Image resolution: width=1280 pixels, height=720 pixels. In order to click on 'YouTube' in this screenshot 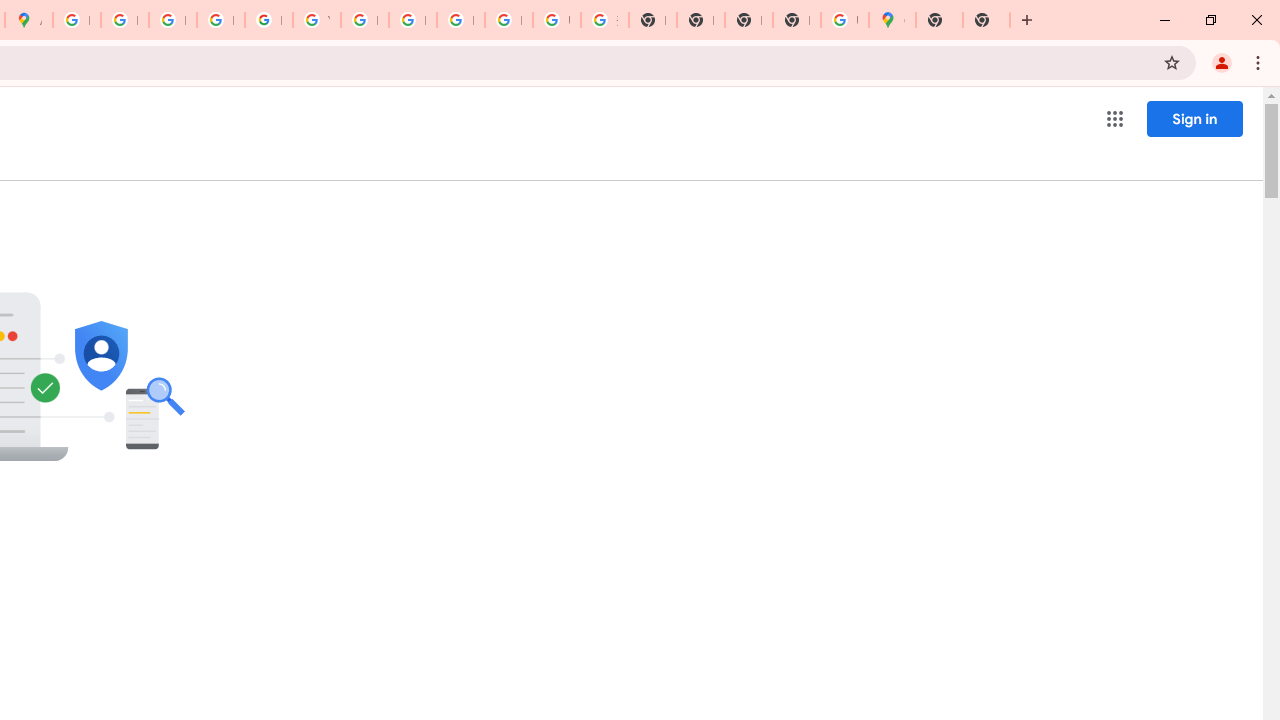, I will do `click(315, 20)`.